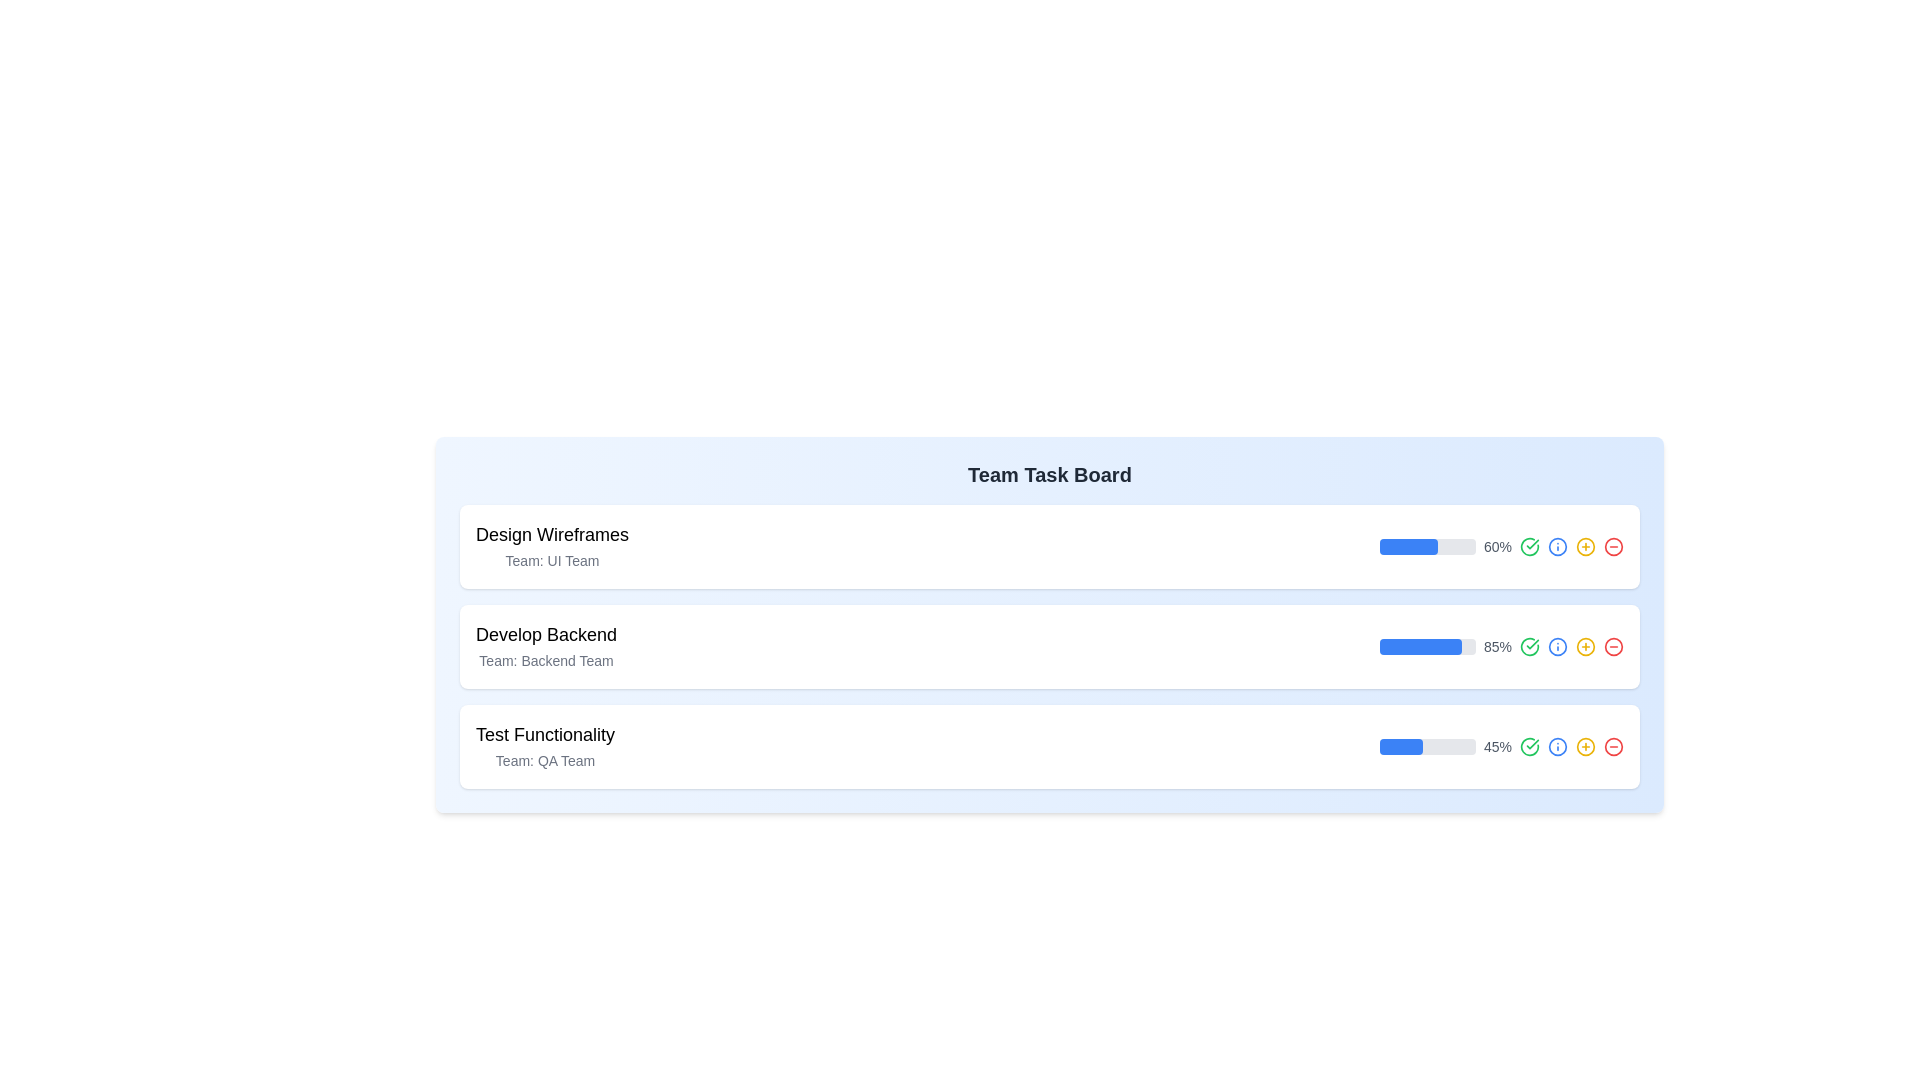 Image resolution: width=1920 pixels, height=1080 pixels. Describe the element at coordinates (1557, 547) in the screenshot. I see `the third interactive icon located at the far right of the task line with a progress bar labeled '60%'` at that location.